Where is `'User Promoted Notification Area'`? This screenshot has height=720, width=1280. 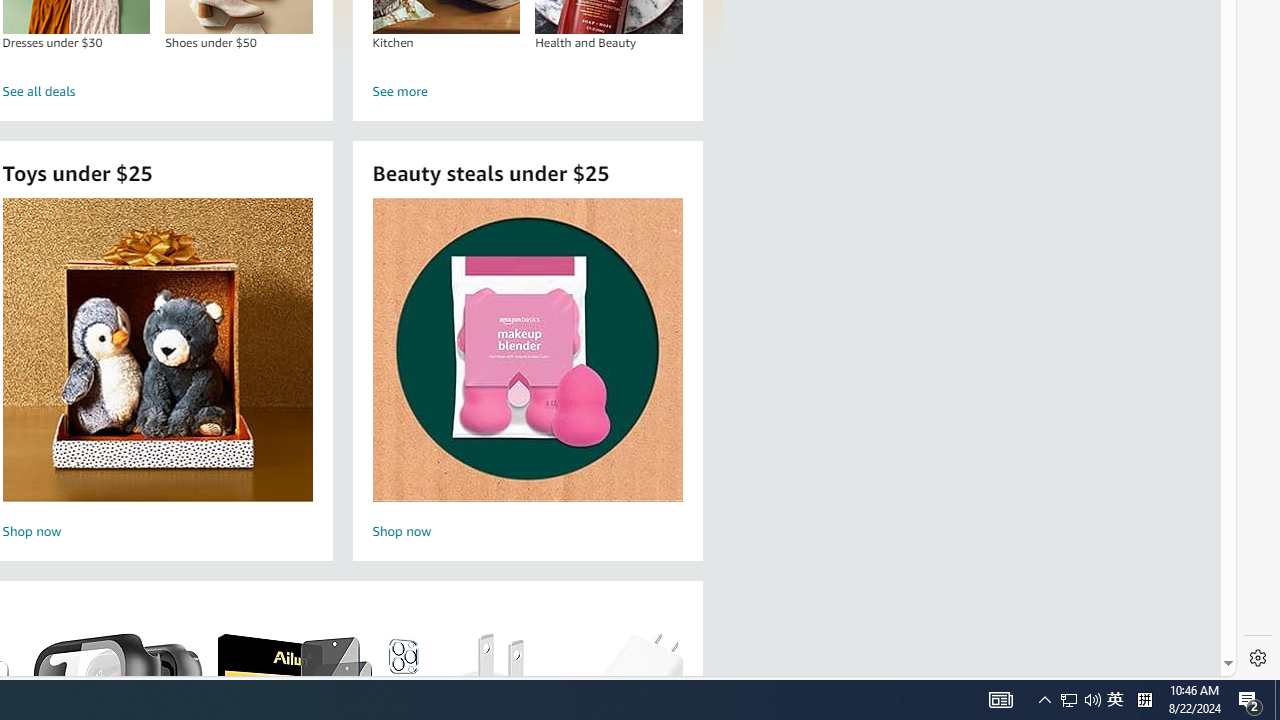
'User Promoted Notification Area' is located at coordinates (1079, 698).